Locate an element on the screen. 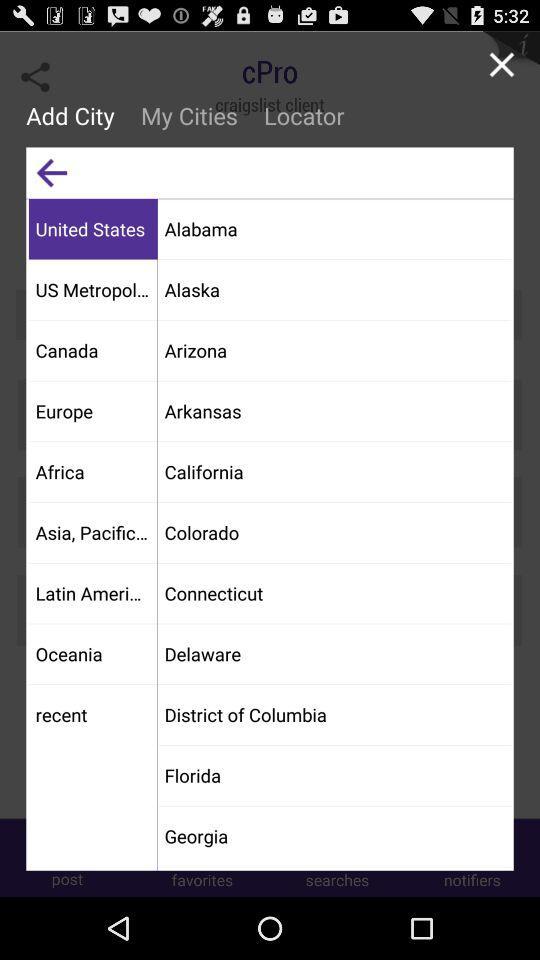 This screenshot has height=960, width=540. the alabama app is located at coordinates (334, 228).